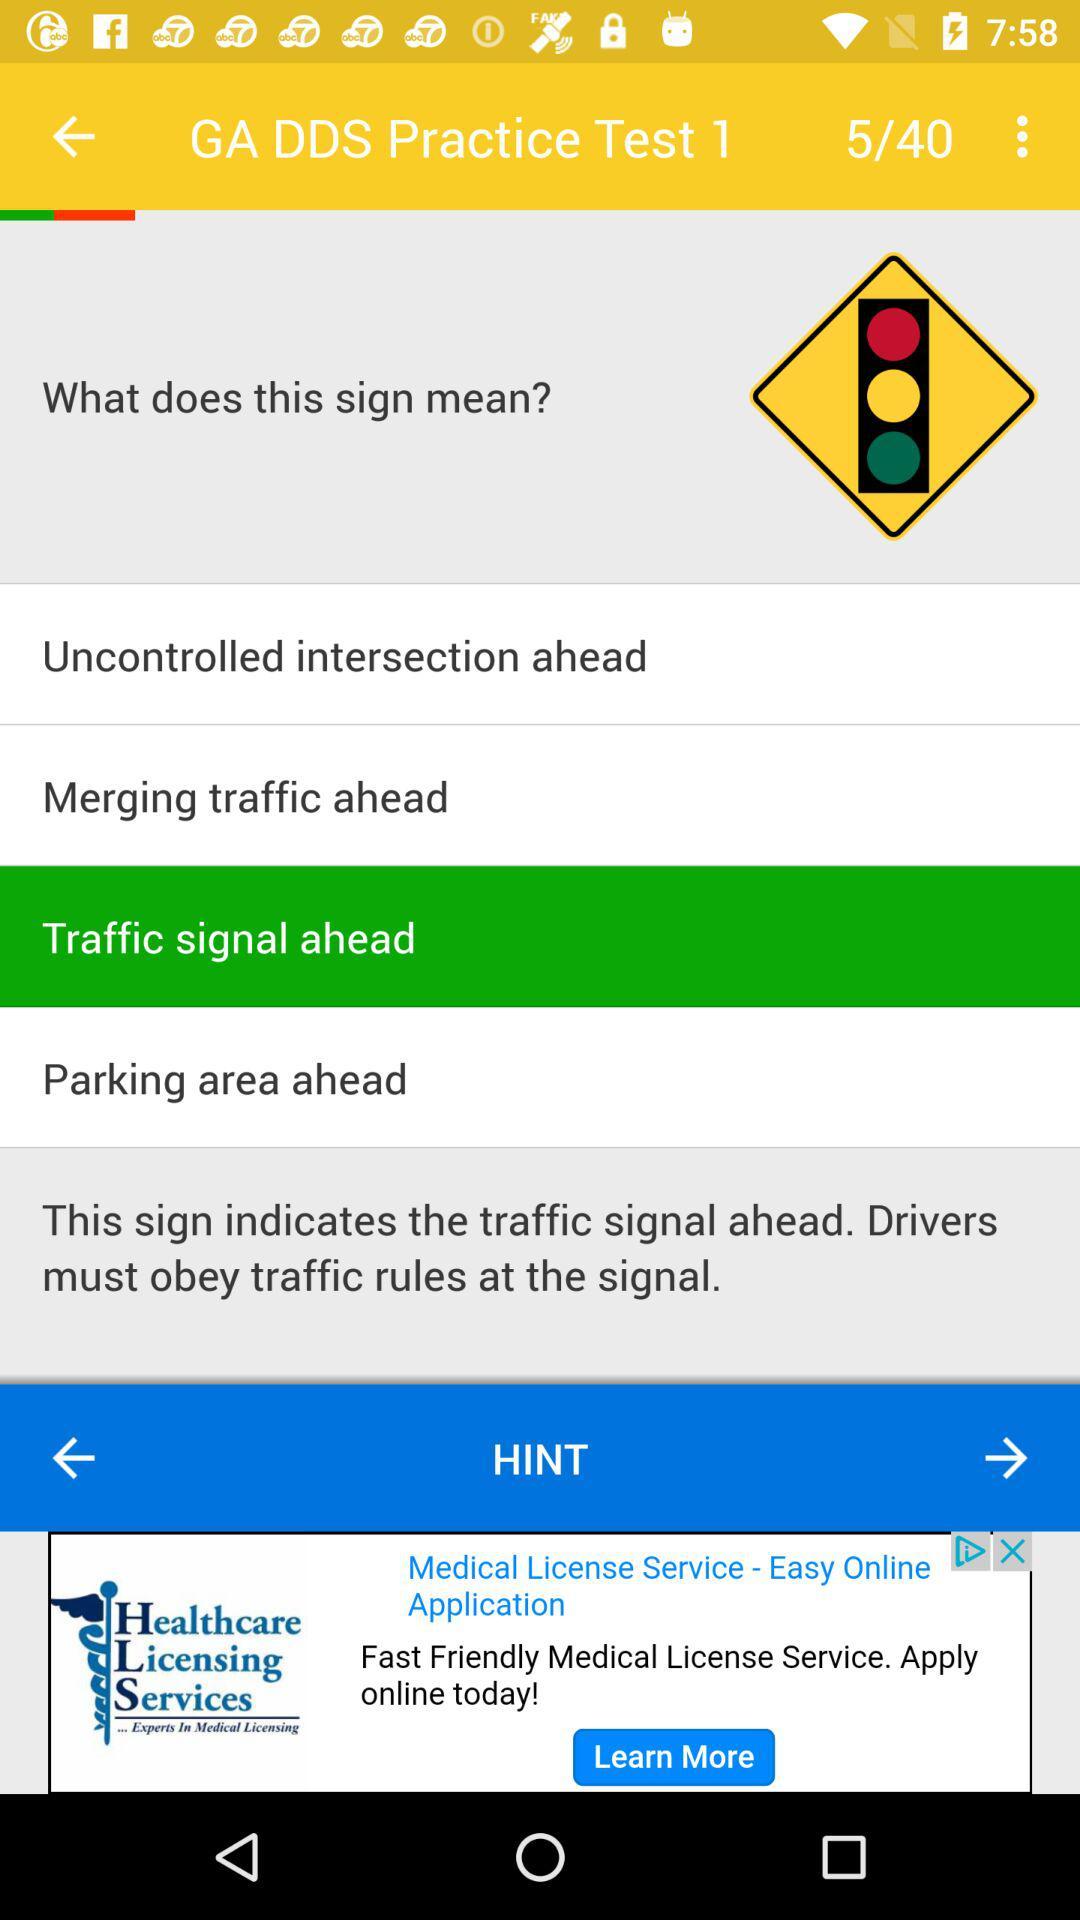 The image size is (1080, 1920). I want to click on the arrow_backward icon, so click(72, 1458).